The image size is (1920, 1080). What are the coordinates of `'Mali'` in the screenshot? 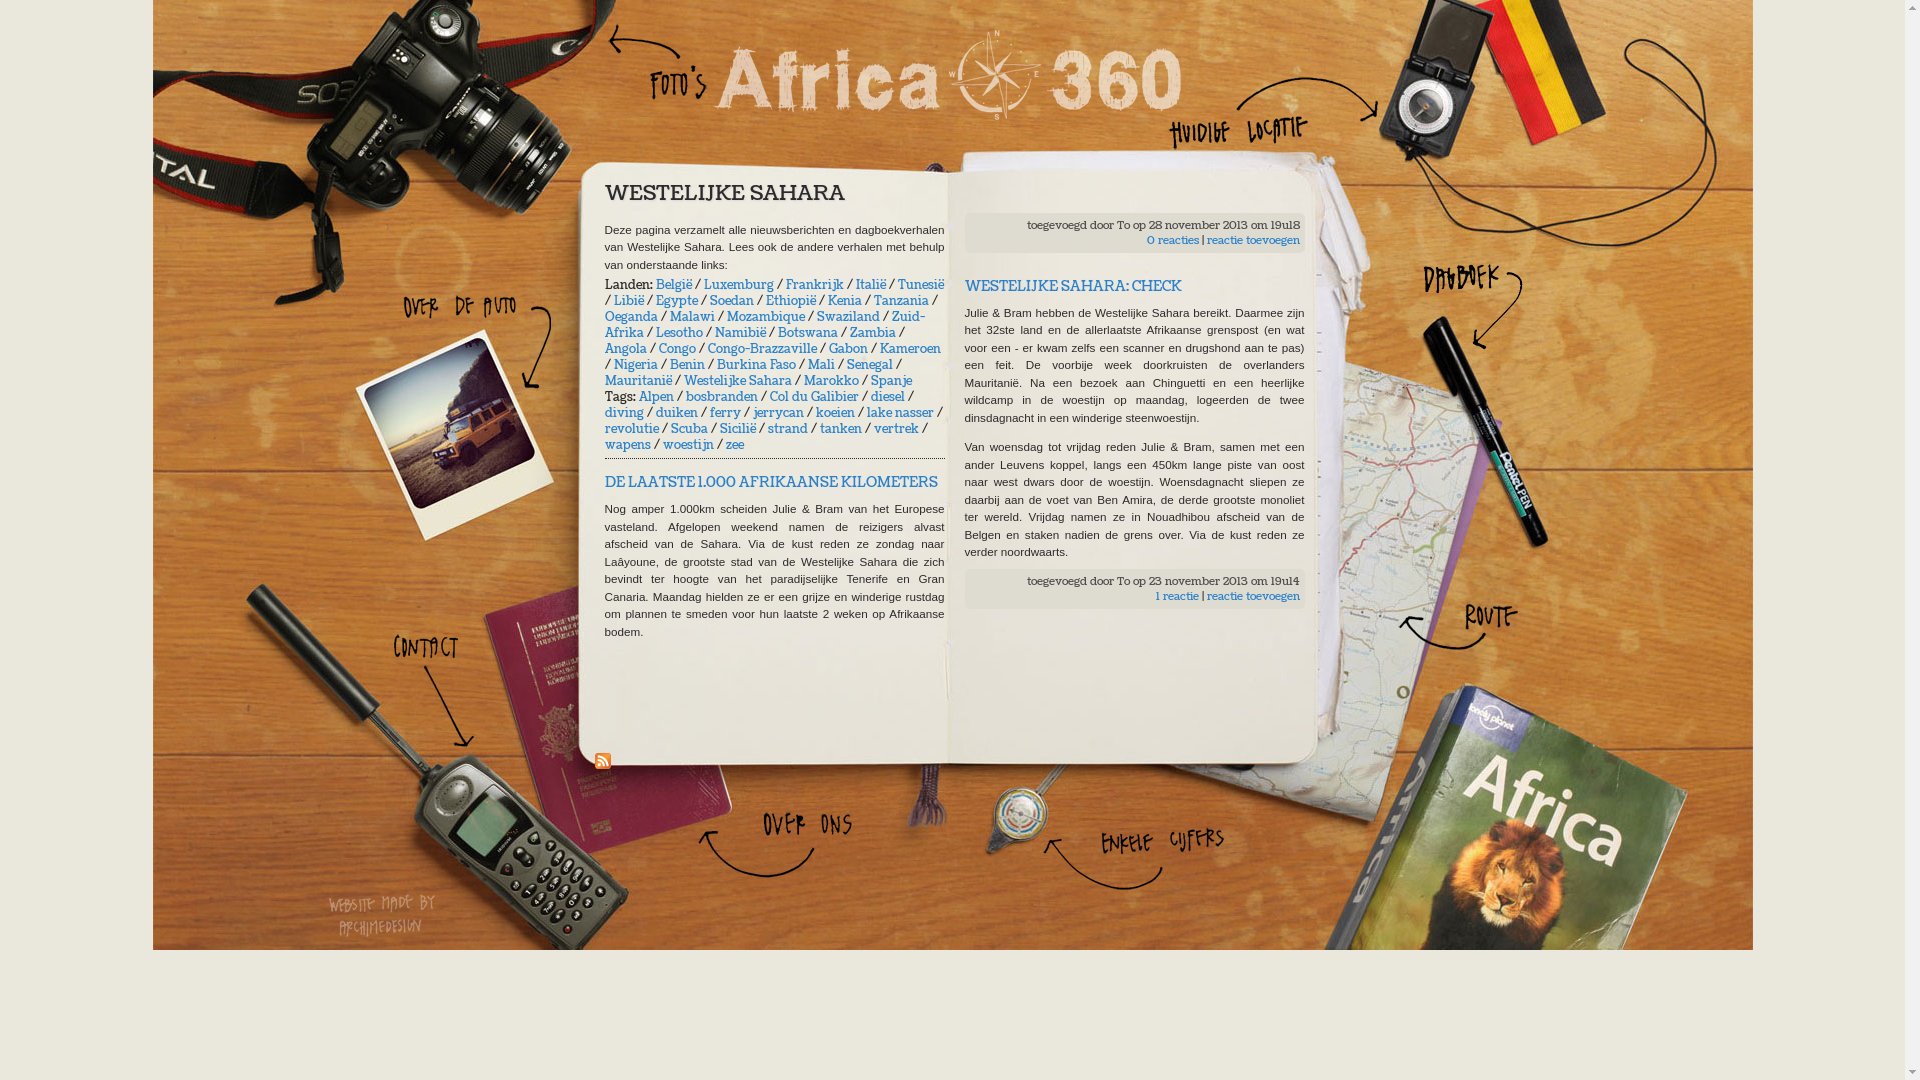 It's located at (821, 365).